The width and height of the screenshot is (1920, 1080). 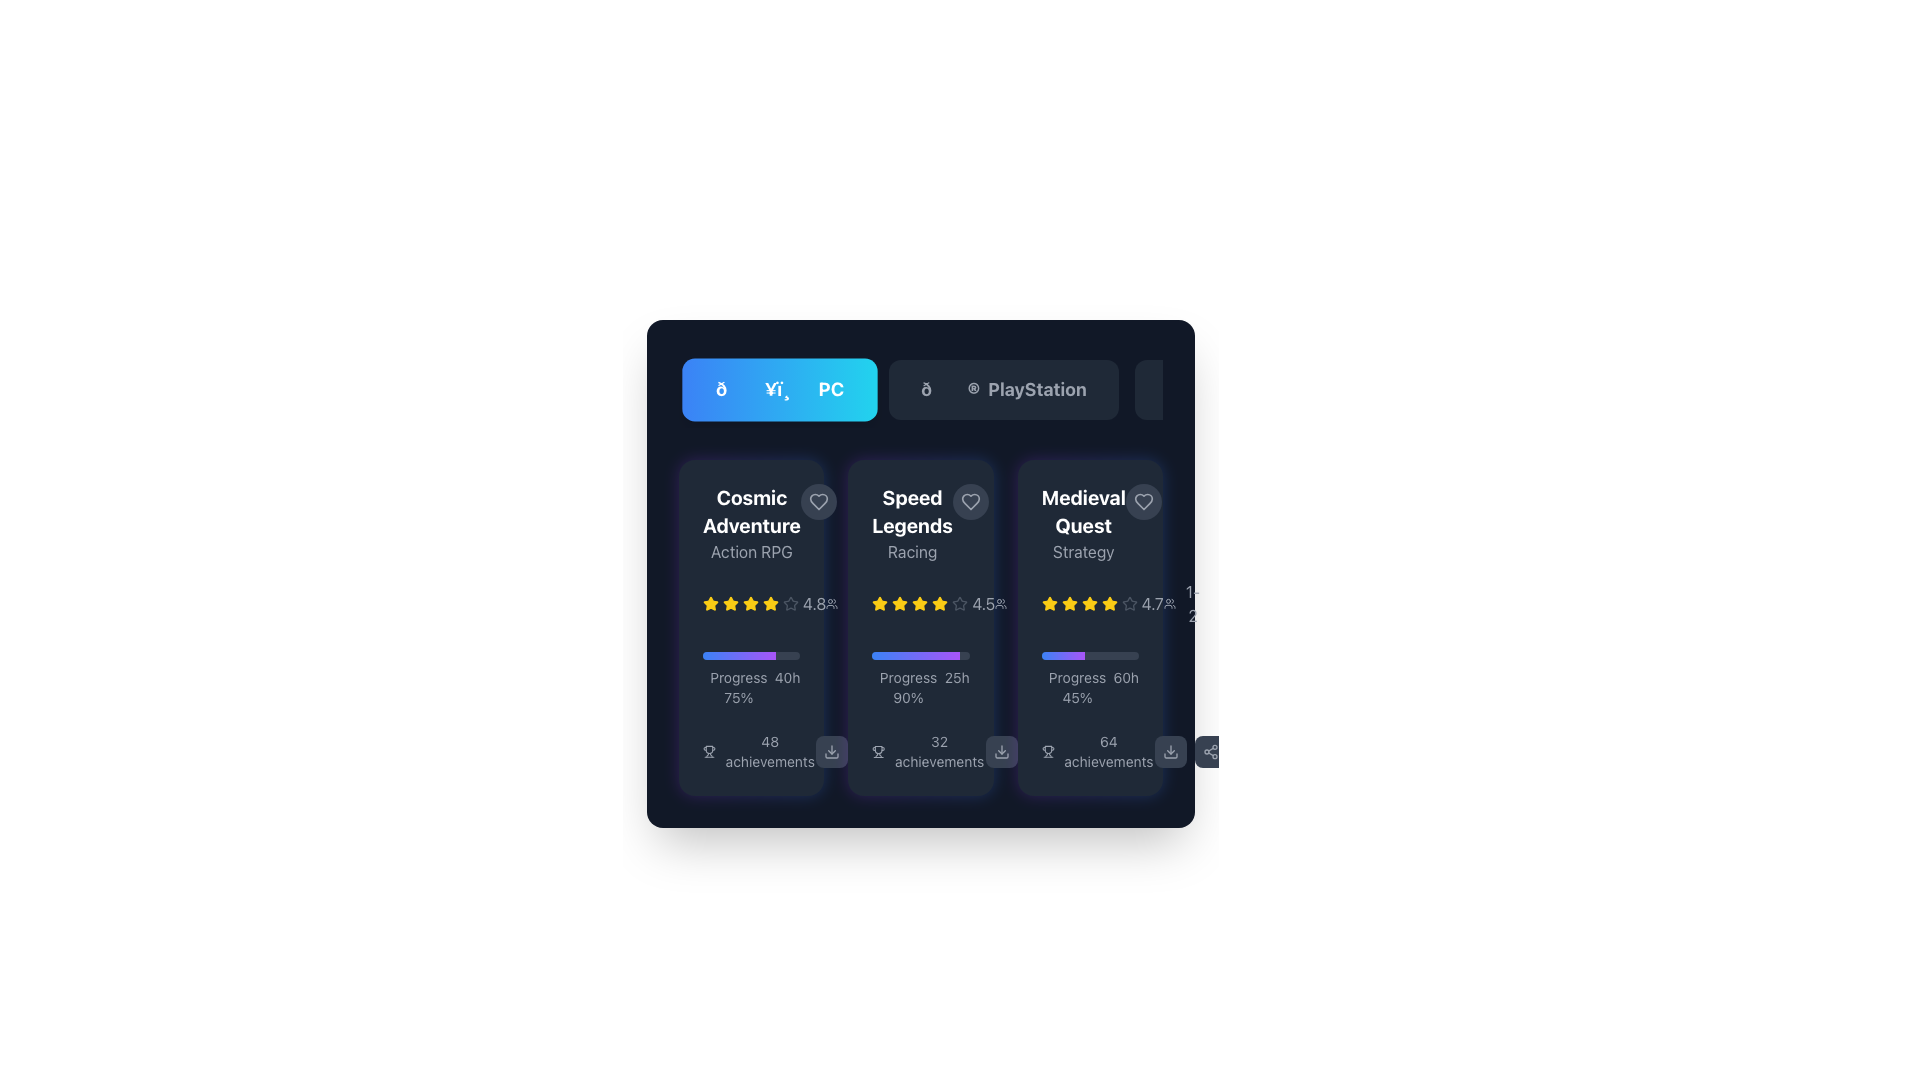 I want to click on the informational card component displaying details about the game 'Speed Legends', which is the middle card in a grid of three cards, characterized by its bold title, genre subtitle, star rating, progress bar, and achievements, so click(x=920, y=627).